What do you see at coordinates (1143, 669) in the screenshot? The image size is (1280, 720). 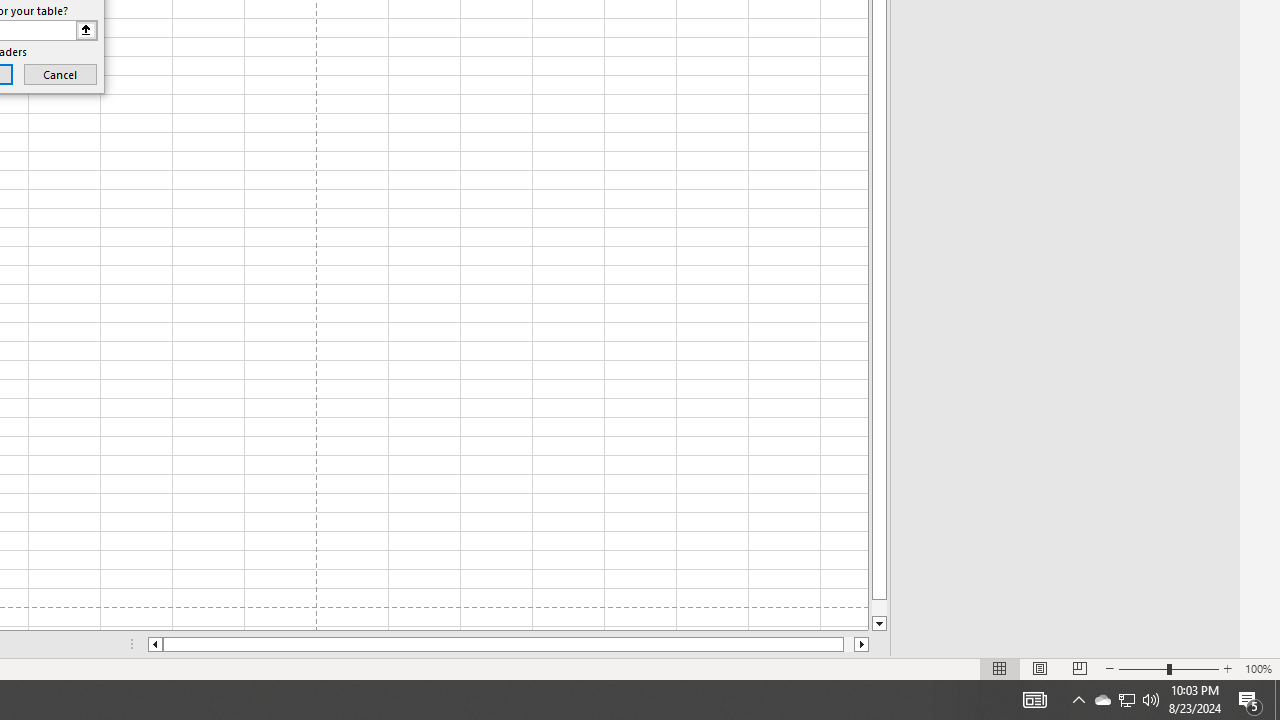 I see `'Zoom Out'` at bounding box center [1143, 669].